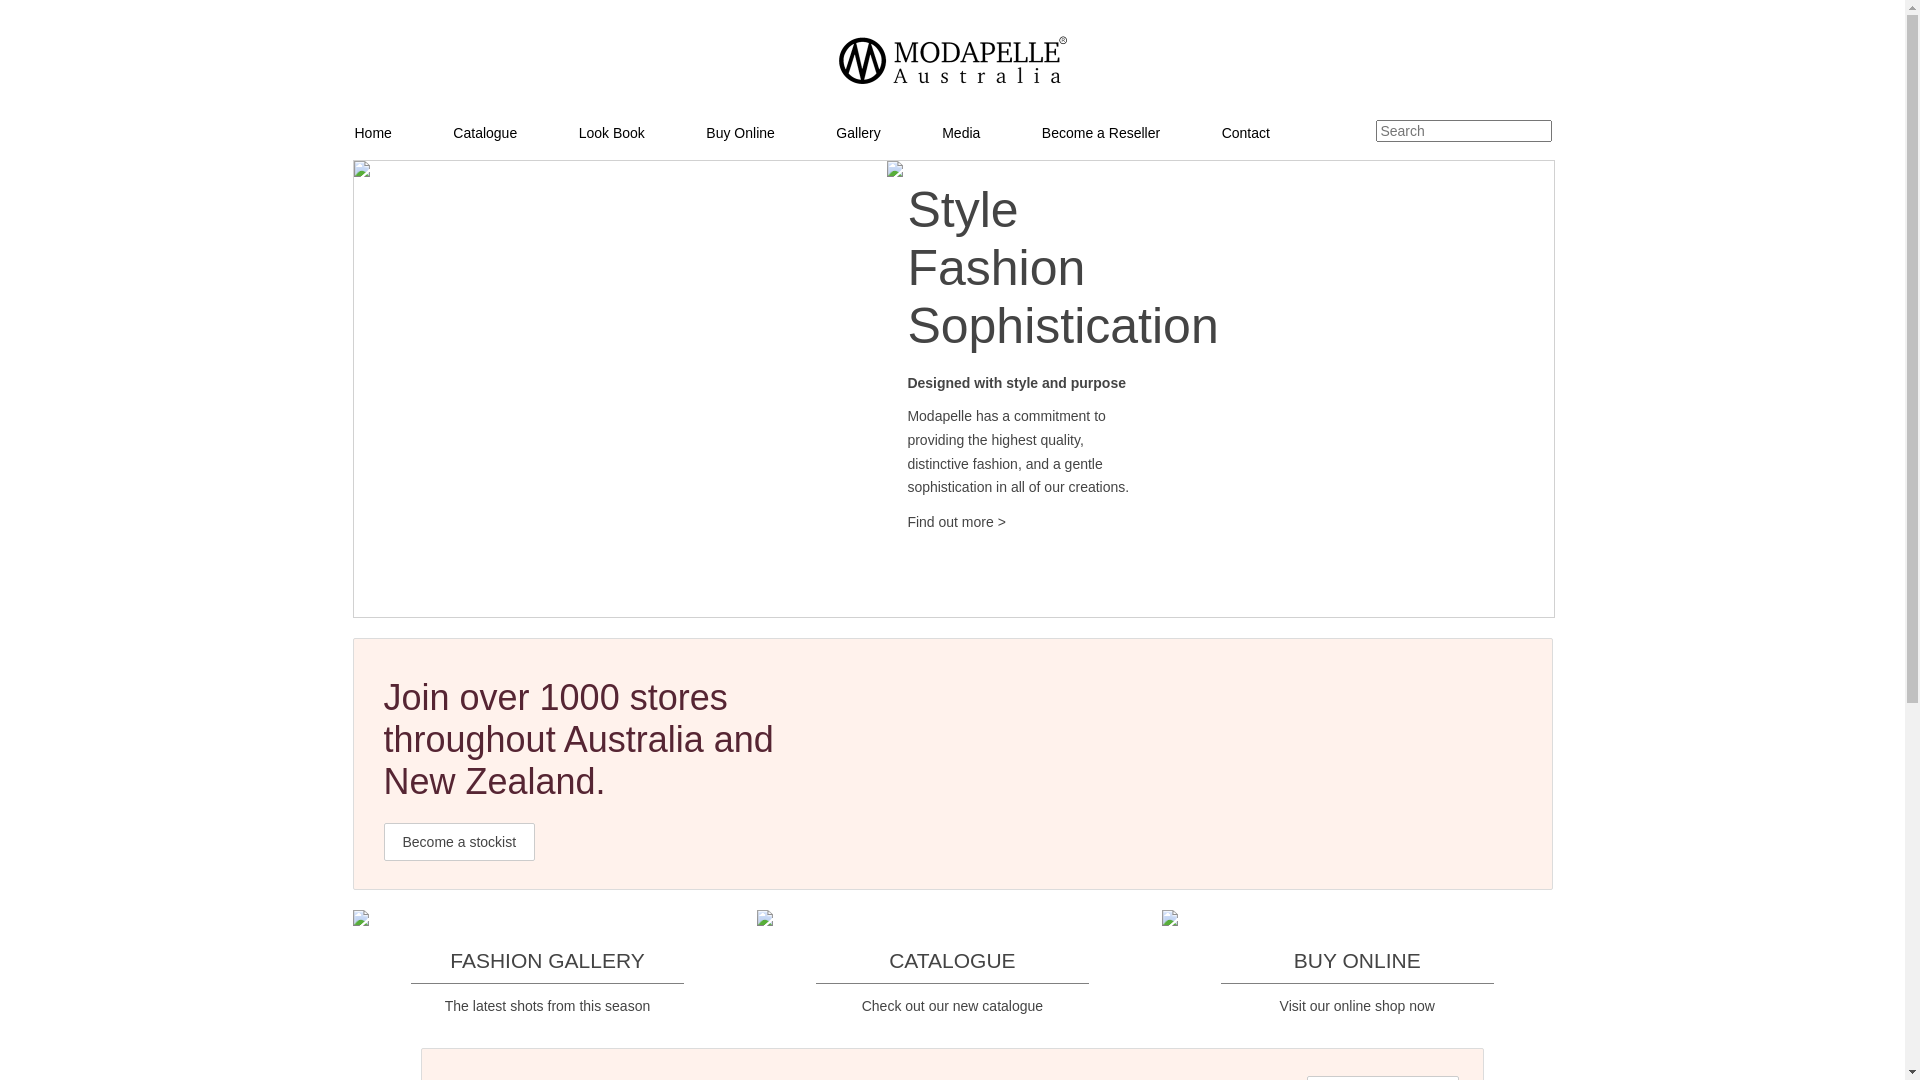 The height and width of the screenshot is (1080, 1920). What do you see at coordinates (990, 132) in the screenshot?
I see `'Media'` at bounding box center [990, 132].